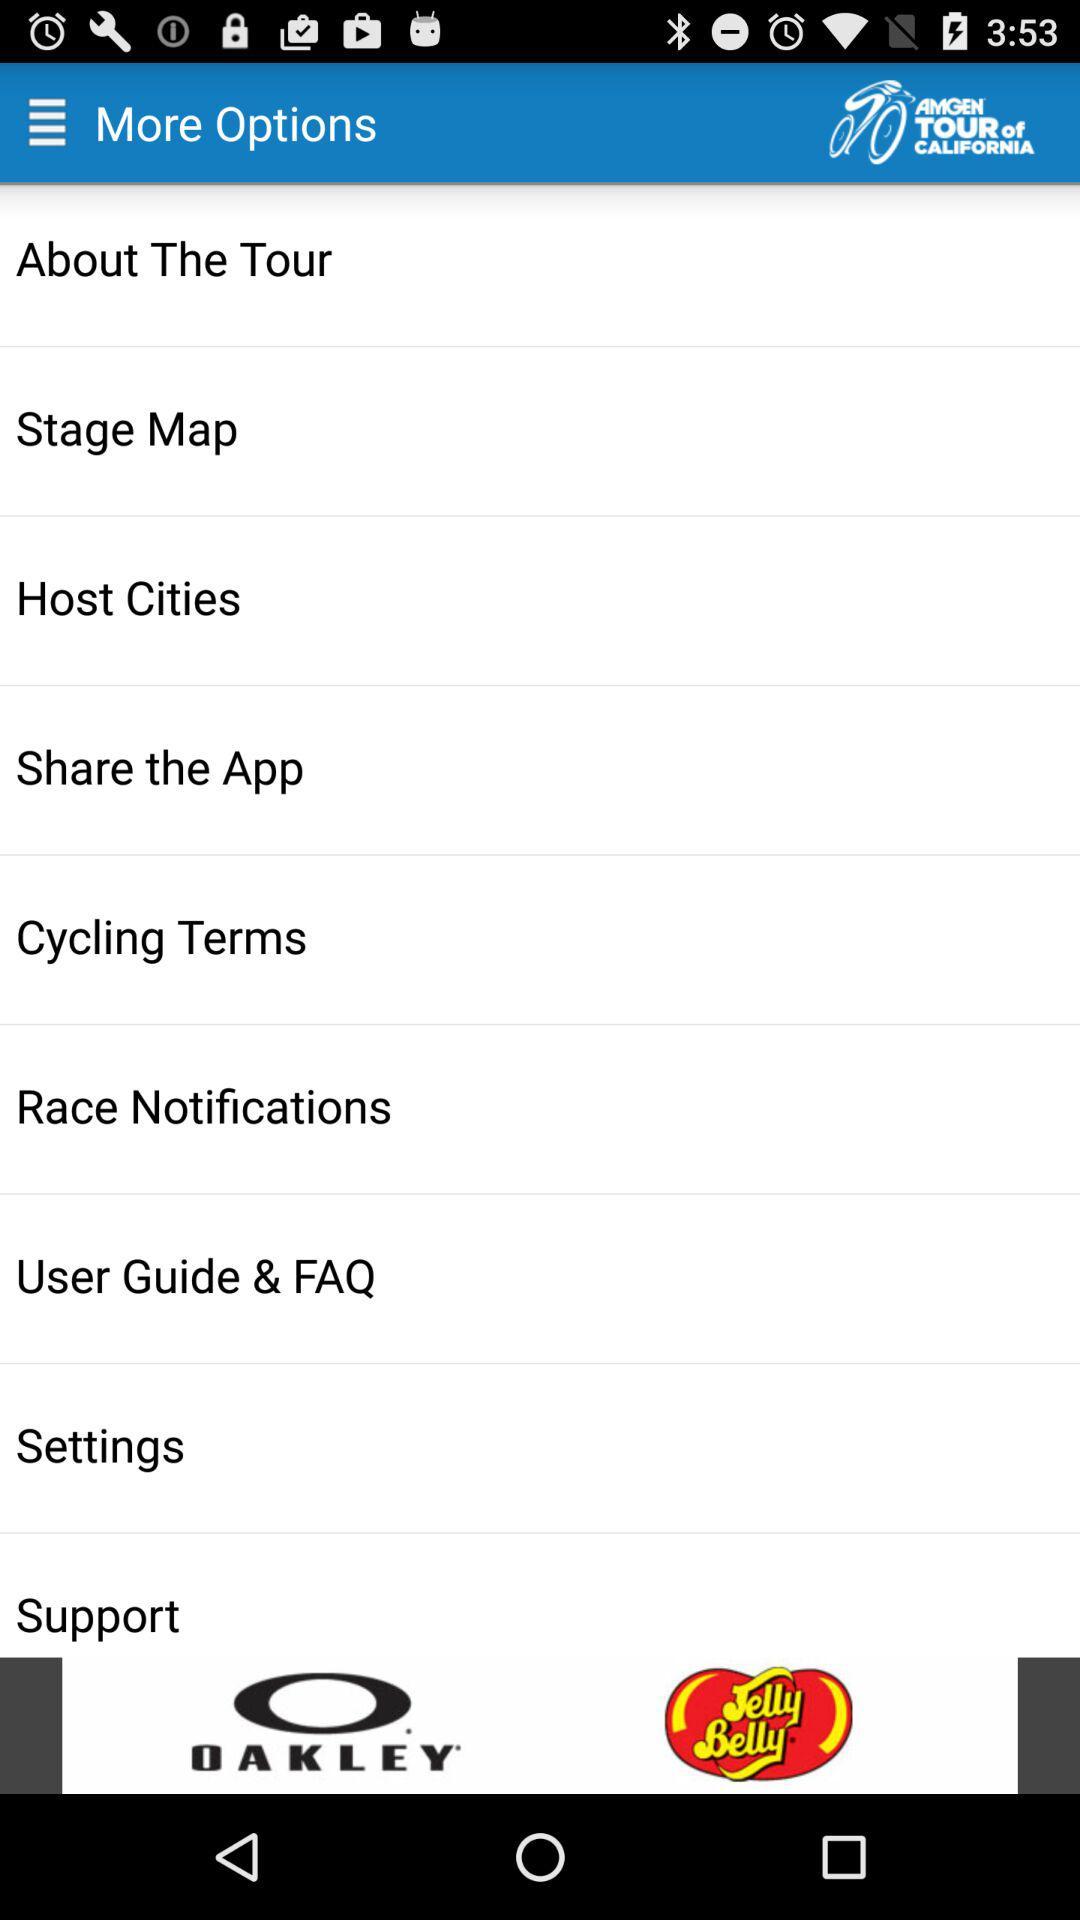 The height and width of the screenshot is (1920, 1080). What do you see at coordinates (953, 121) in the screenshot?
I see `the main page` at bounding box center [953, 121].